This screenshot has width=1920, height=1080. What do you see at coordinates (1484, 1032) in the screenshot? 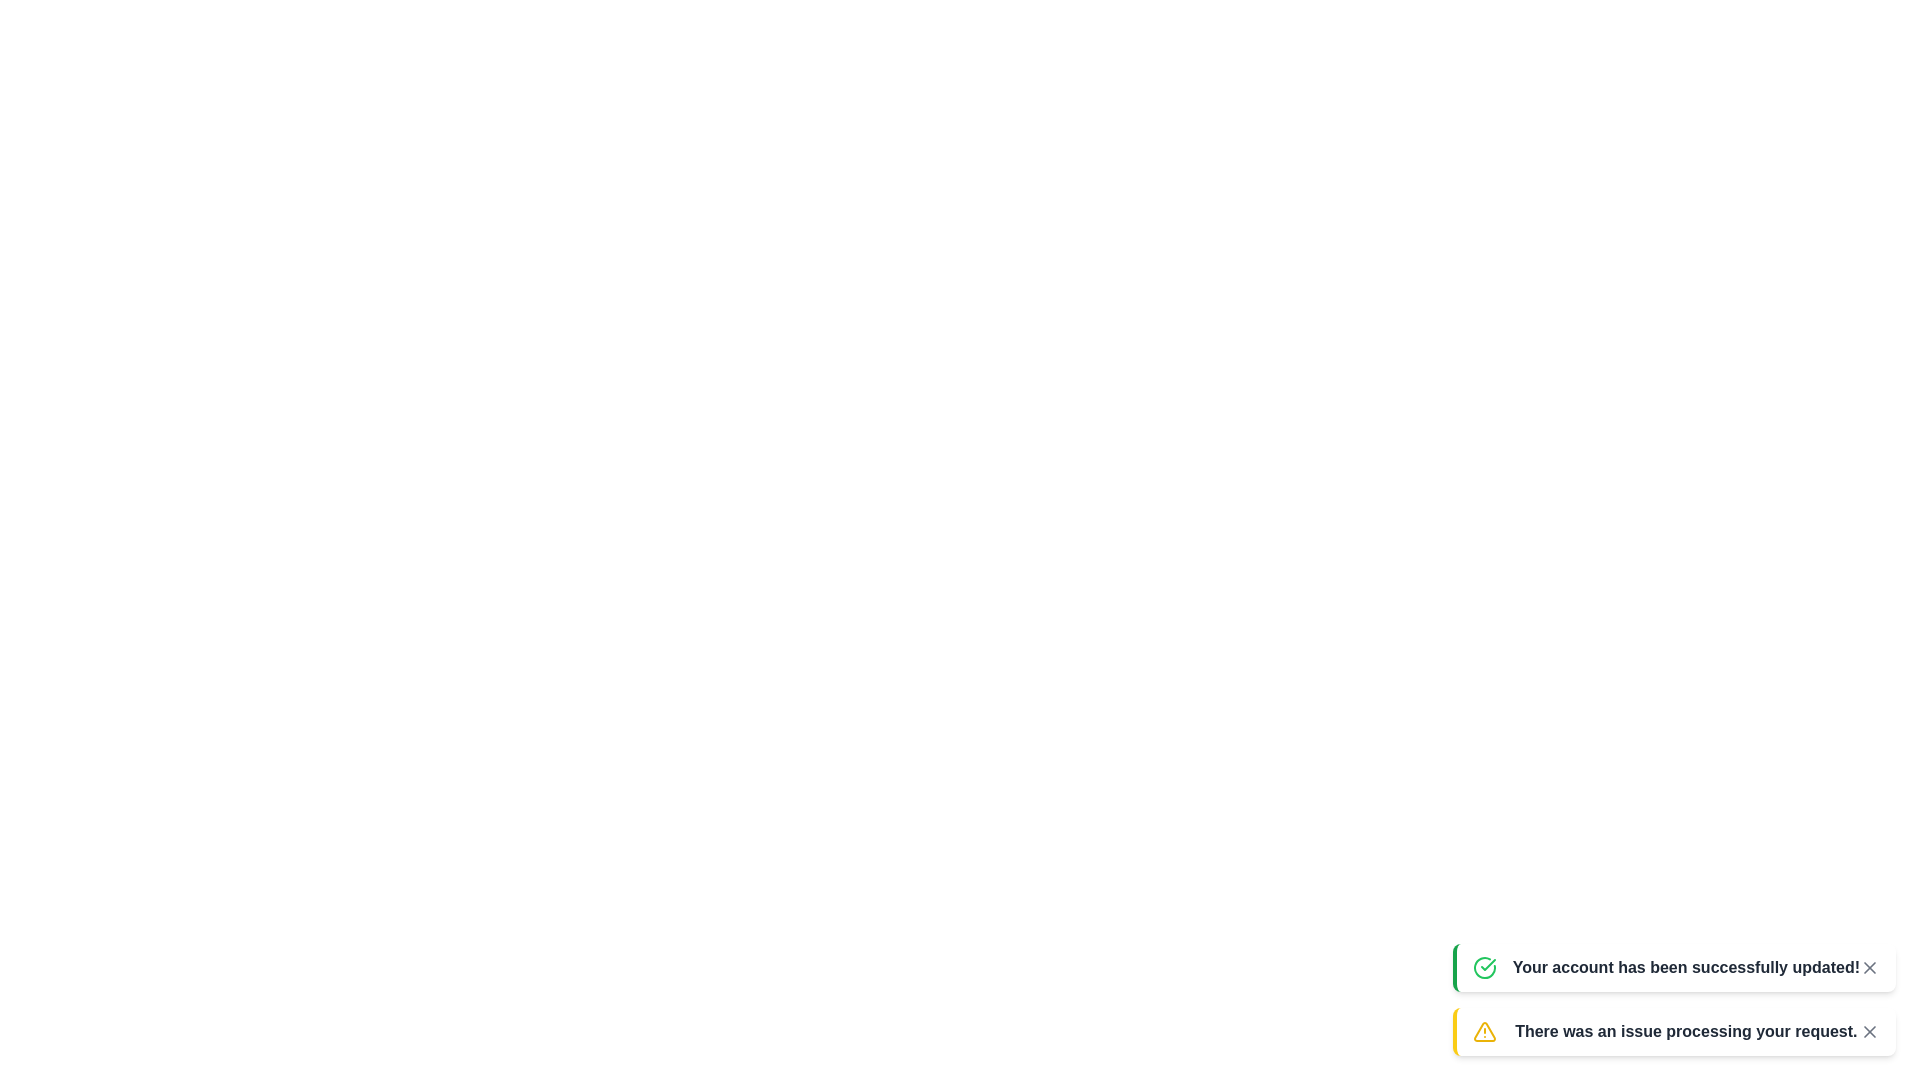
I see `the notification icon for error type` at bounding box center [1484, 1032].